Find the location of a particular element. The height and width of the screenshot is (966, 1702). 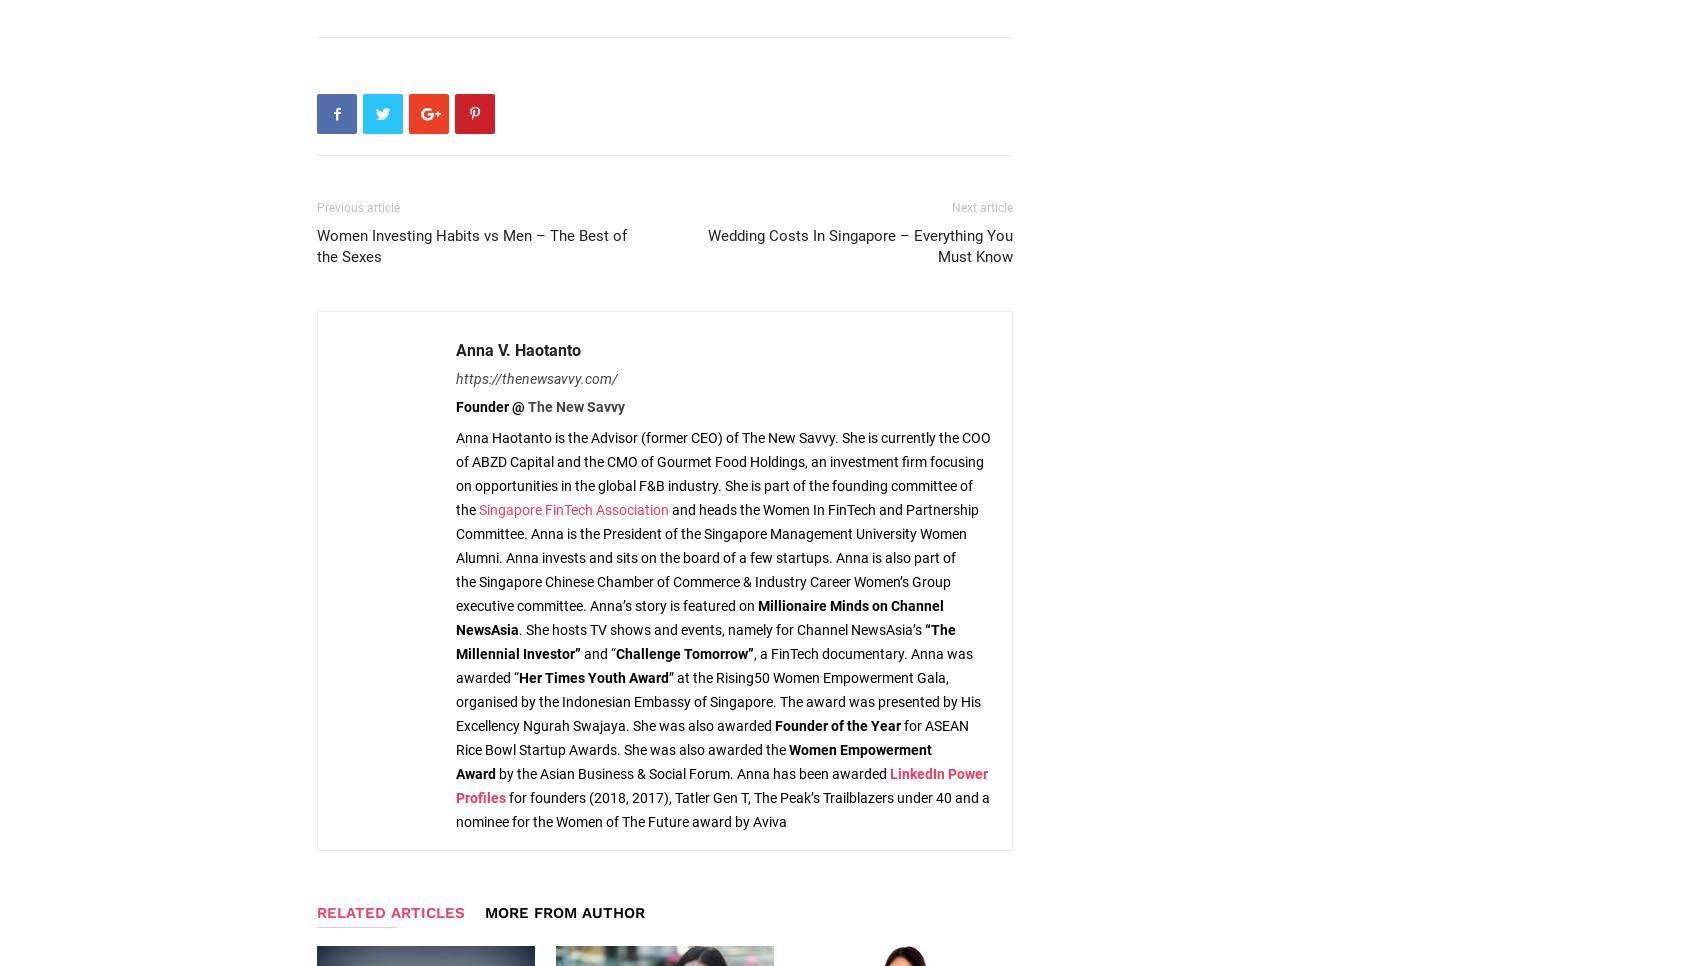

'for ASEAN Rice Bowl Startup Awards. She was also awarded the' is located at coordinates (711, 738).